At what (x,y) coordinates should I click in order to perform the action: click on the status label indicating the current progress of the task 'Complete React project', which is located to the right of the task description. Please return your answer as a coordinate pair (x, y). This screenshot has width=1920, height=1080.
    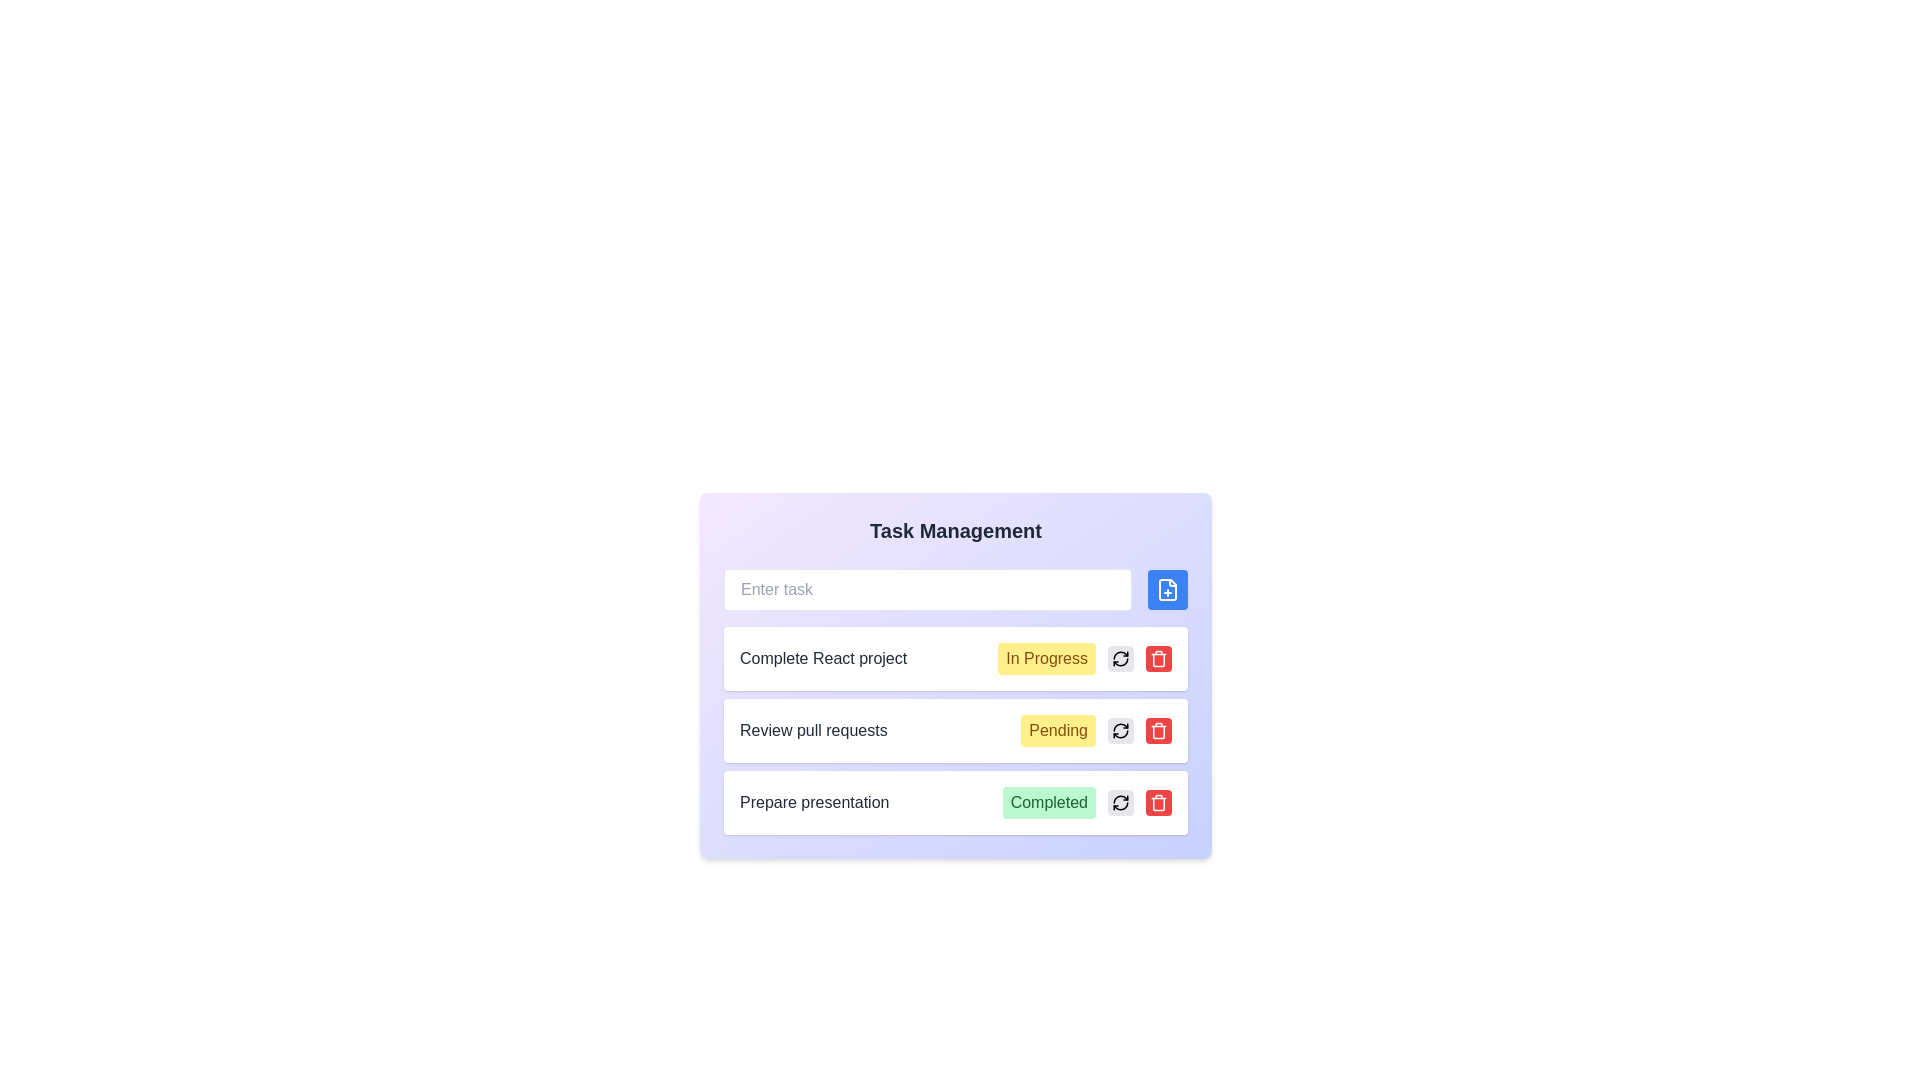
    Looking at the image, I should click on (1084, 659).